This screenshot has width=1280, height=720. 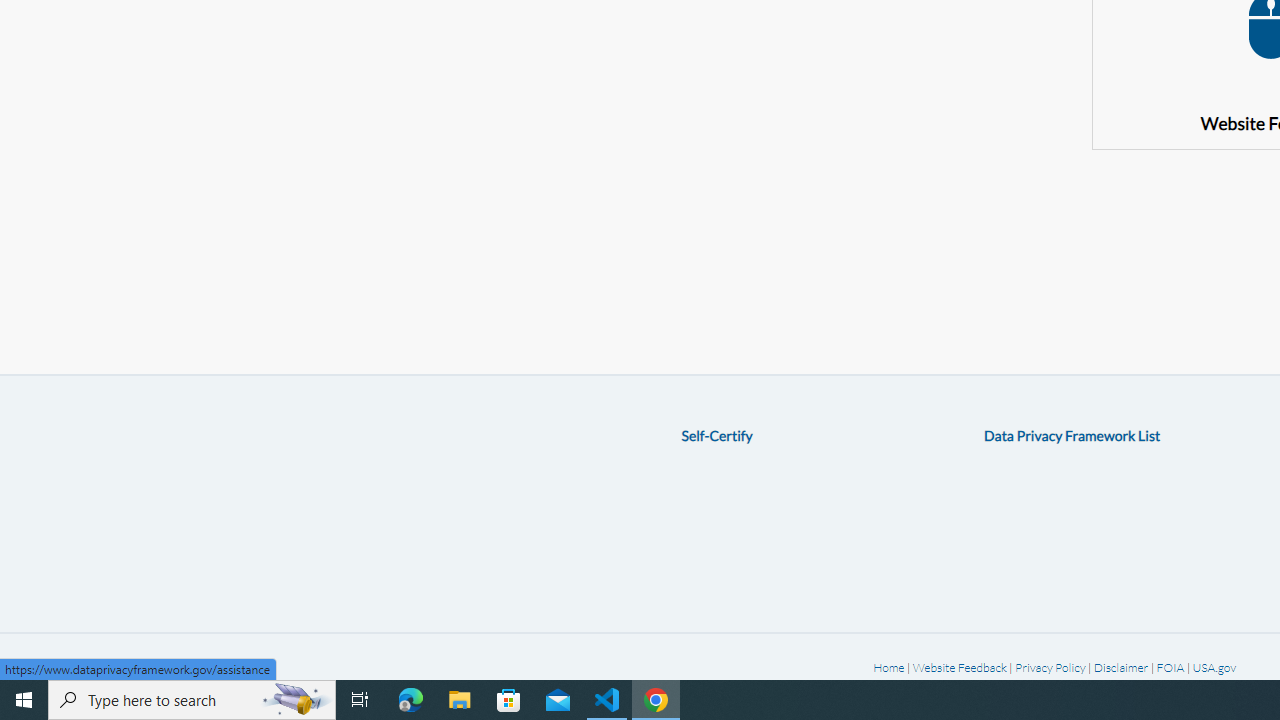 What do you see at coordinates (716, 434) in the screenshot?
I see `'Self-Certify'` at bounding box center [716, 434].